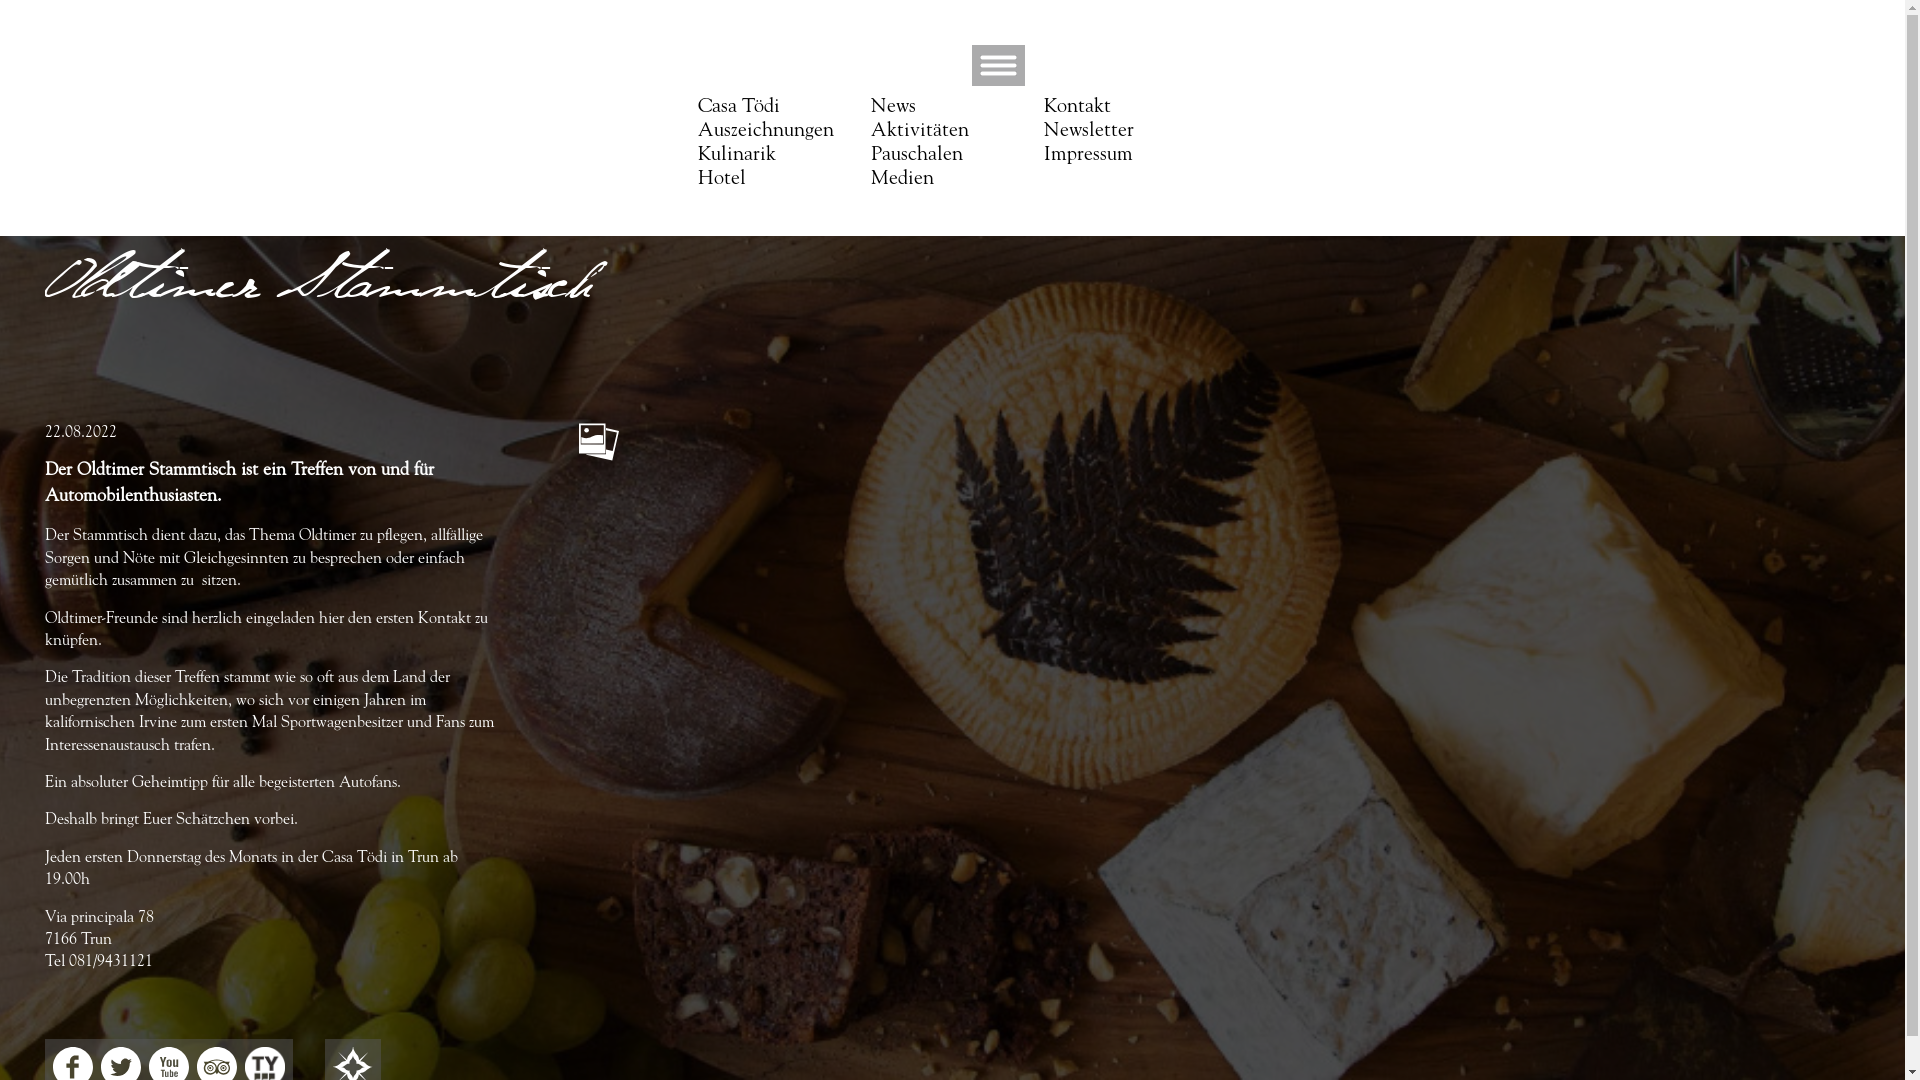 Image resolution: width=1920 pixels, height=1080 pixels. What do you see at coordinates (765, 131) in the screenshot?
I see `'Auszeichnungen'` at bounding box center [765, 131].